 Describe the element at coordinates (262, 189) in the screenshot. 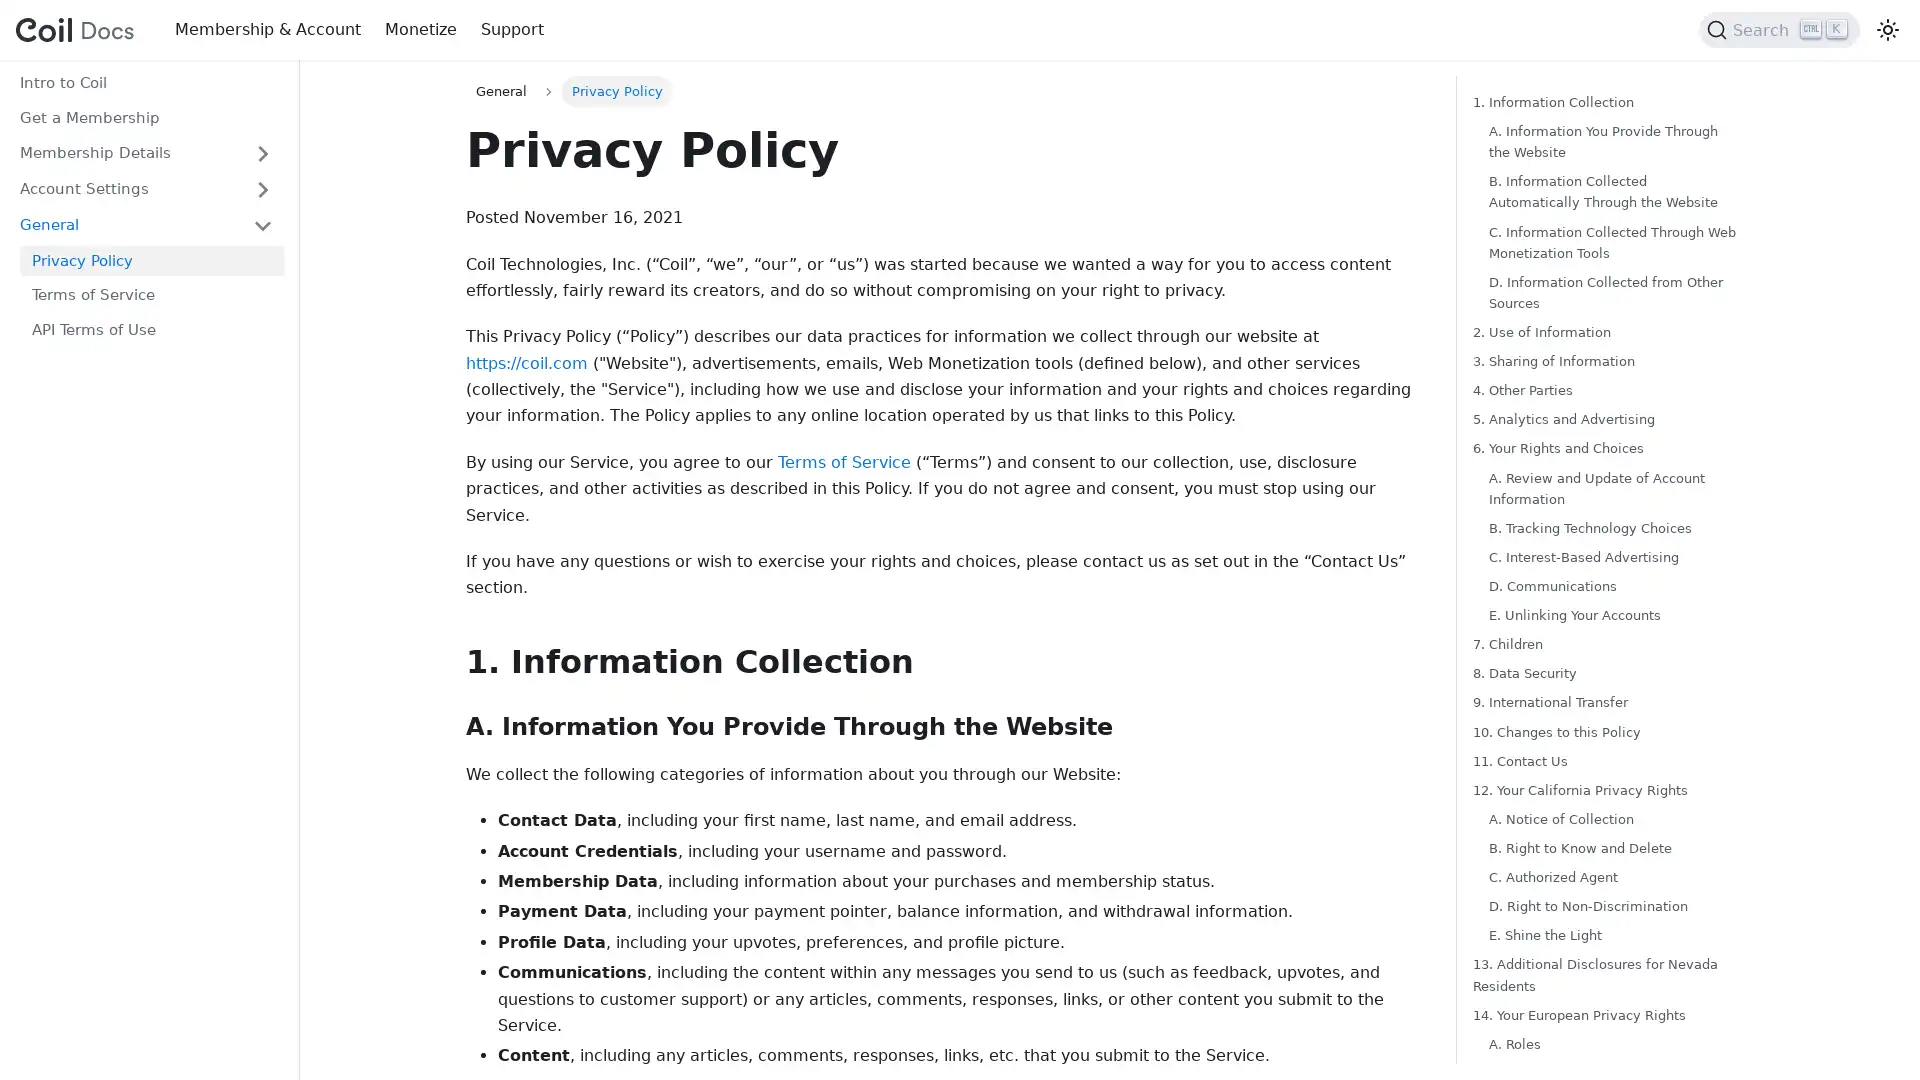

I see `Toggle the collapsible sidebar category 'Account Settings'` at that location.